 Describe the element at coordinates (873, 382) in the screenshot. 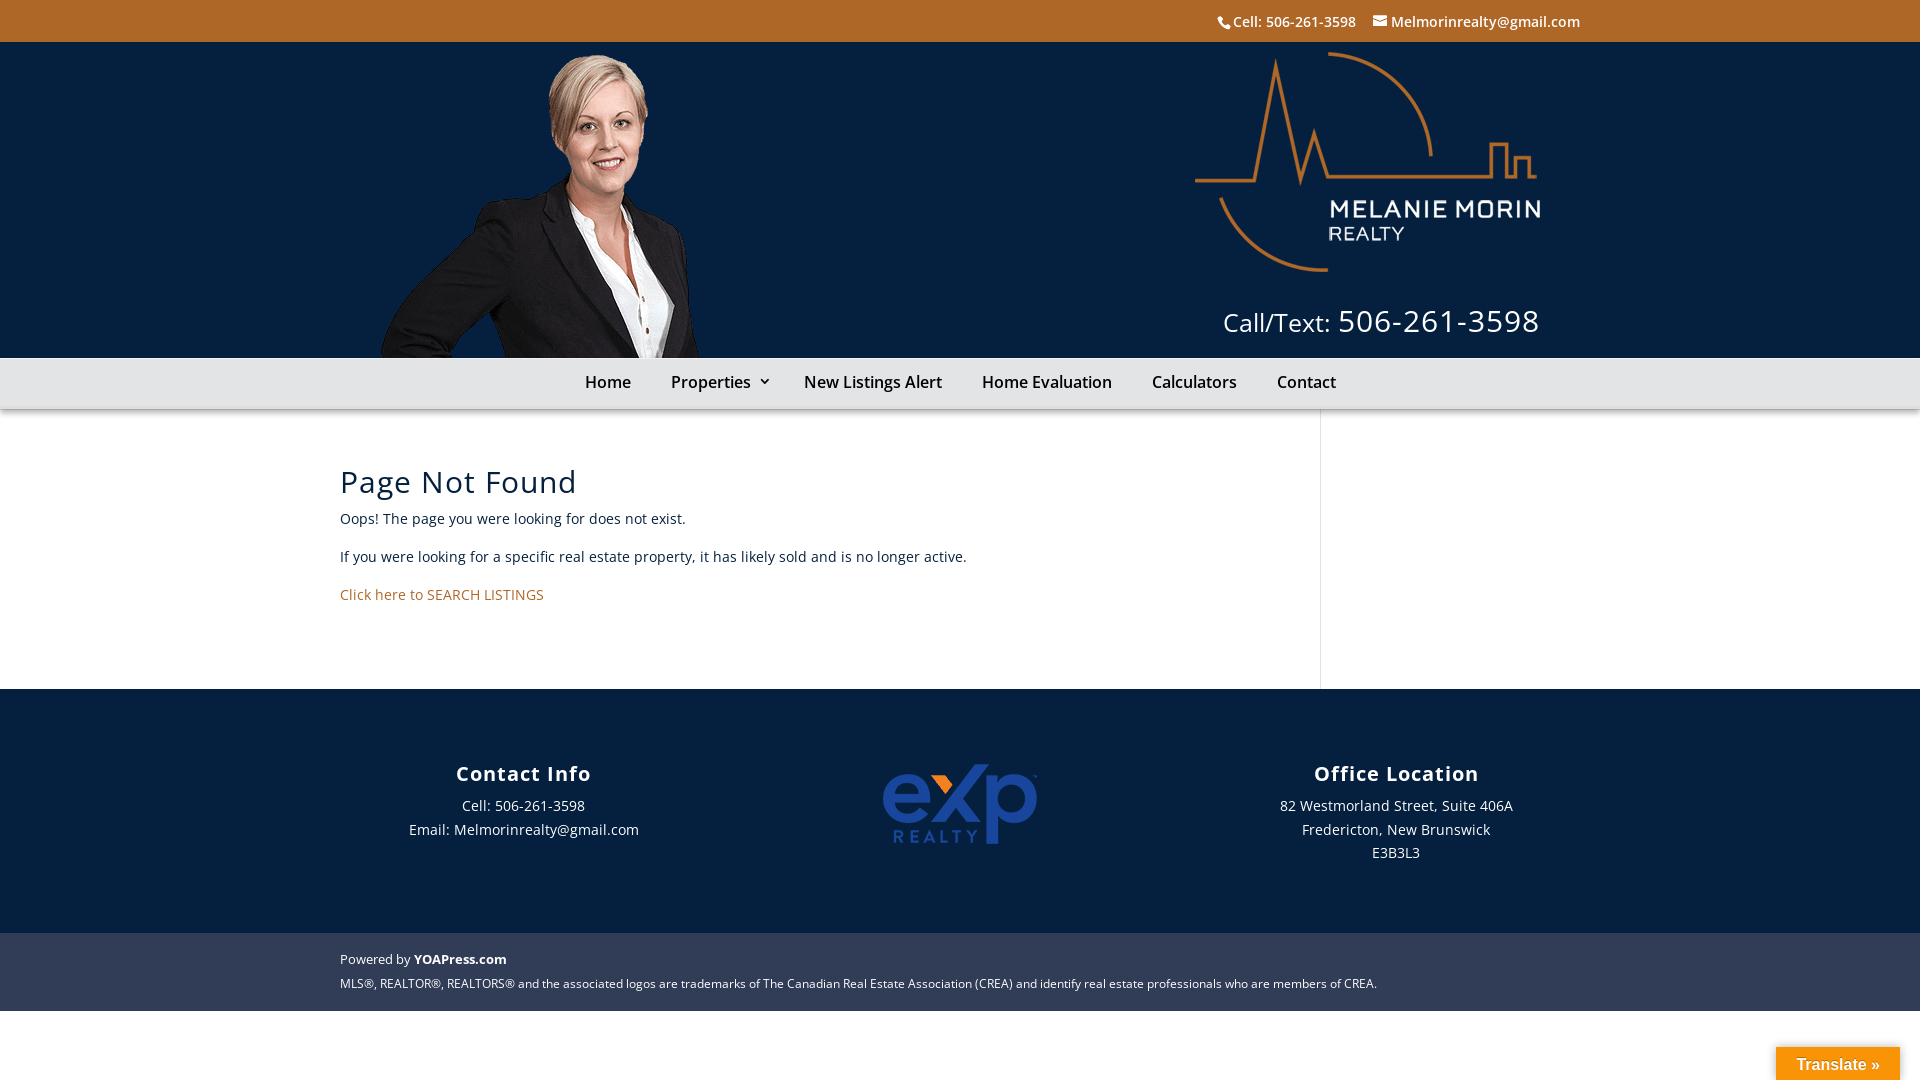

I see `'New Listings Alert'` at that location.